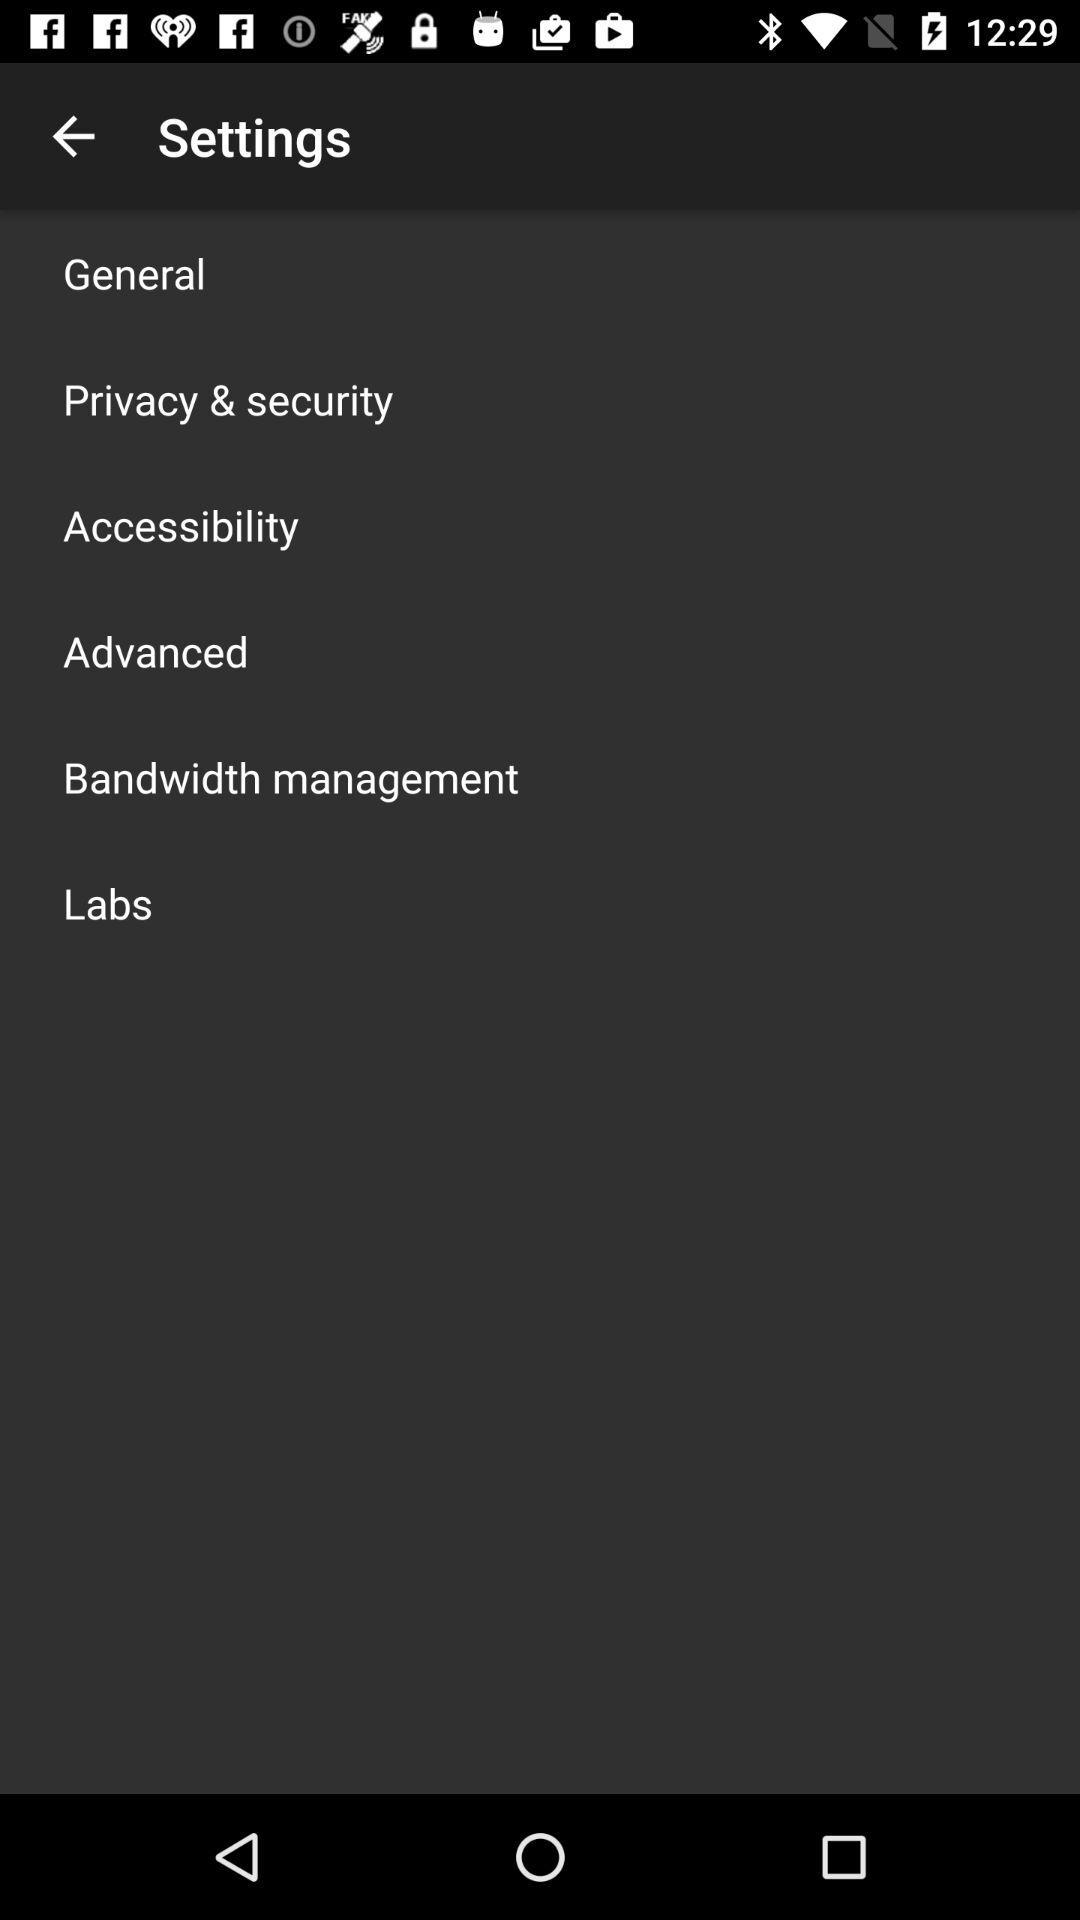  Describe the element at coordinates (72, 135) in the screenshot. I see `the item above the general icon` at that location.